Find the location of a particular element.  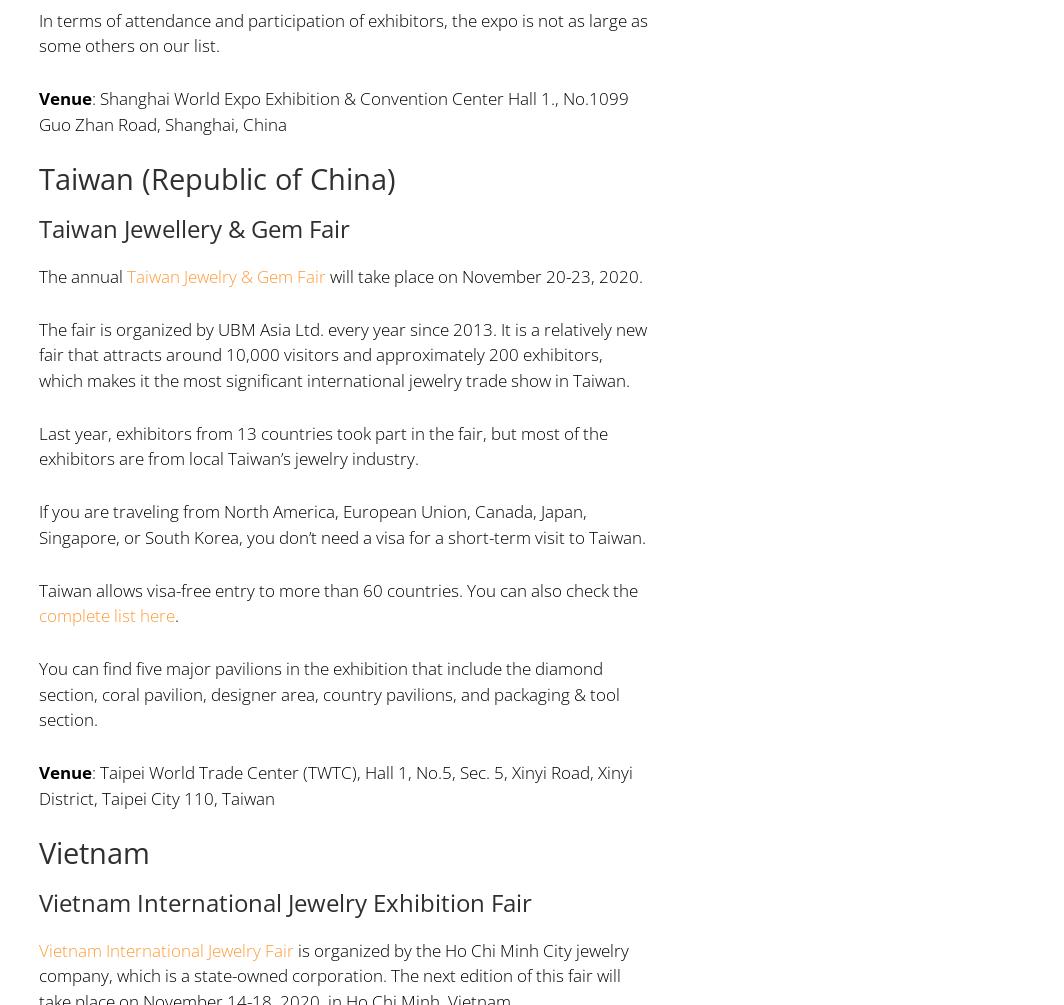

'complete list here' is located at coordinates (105, 614).